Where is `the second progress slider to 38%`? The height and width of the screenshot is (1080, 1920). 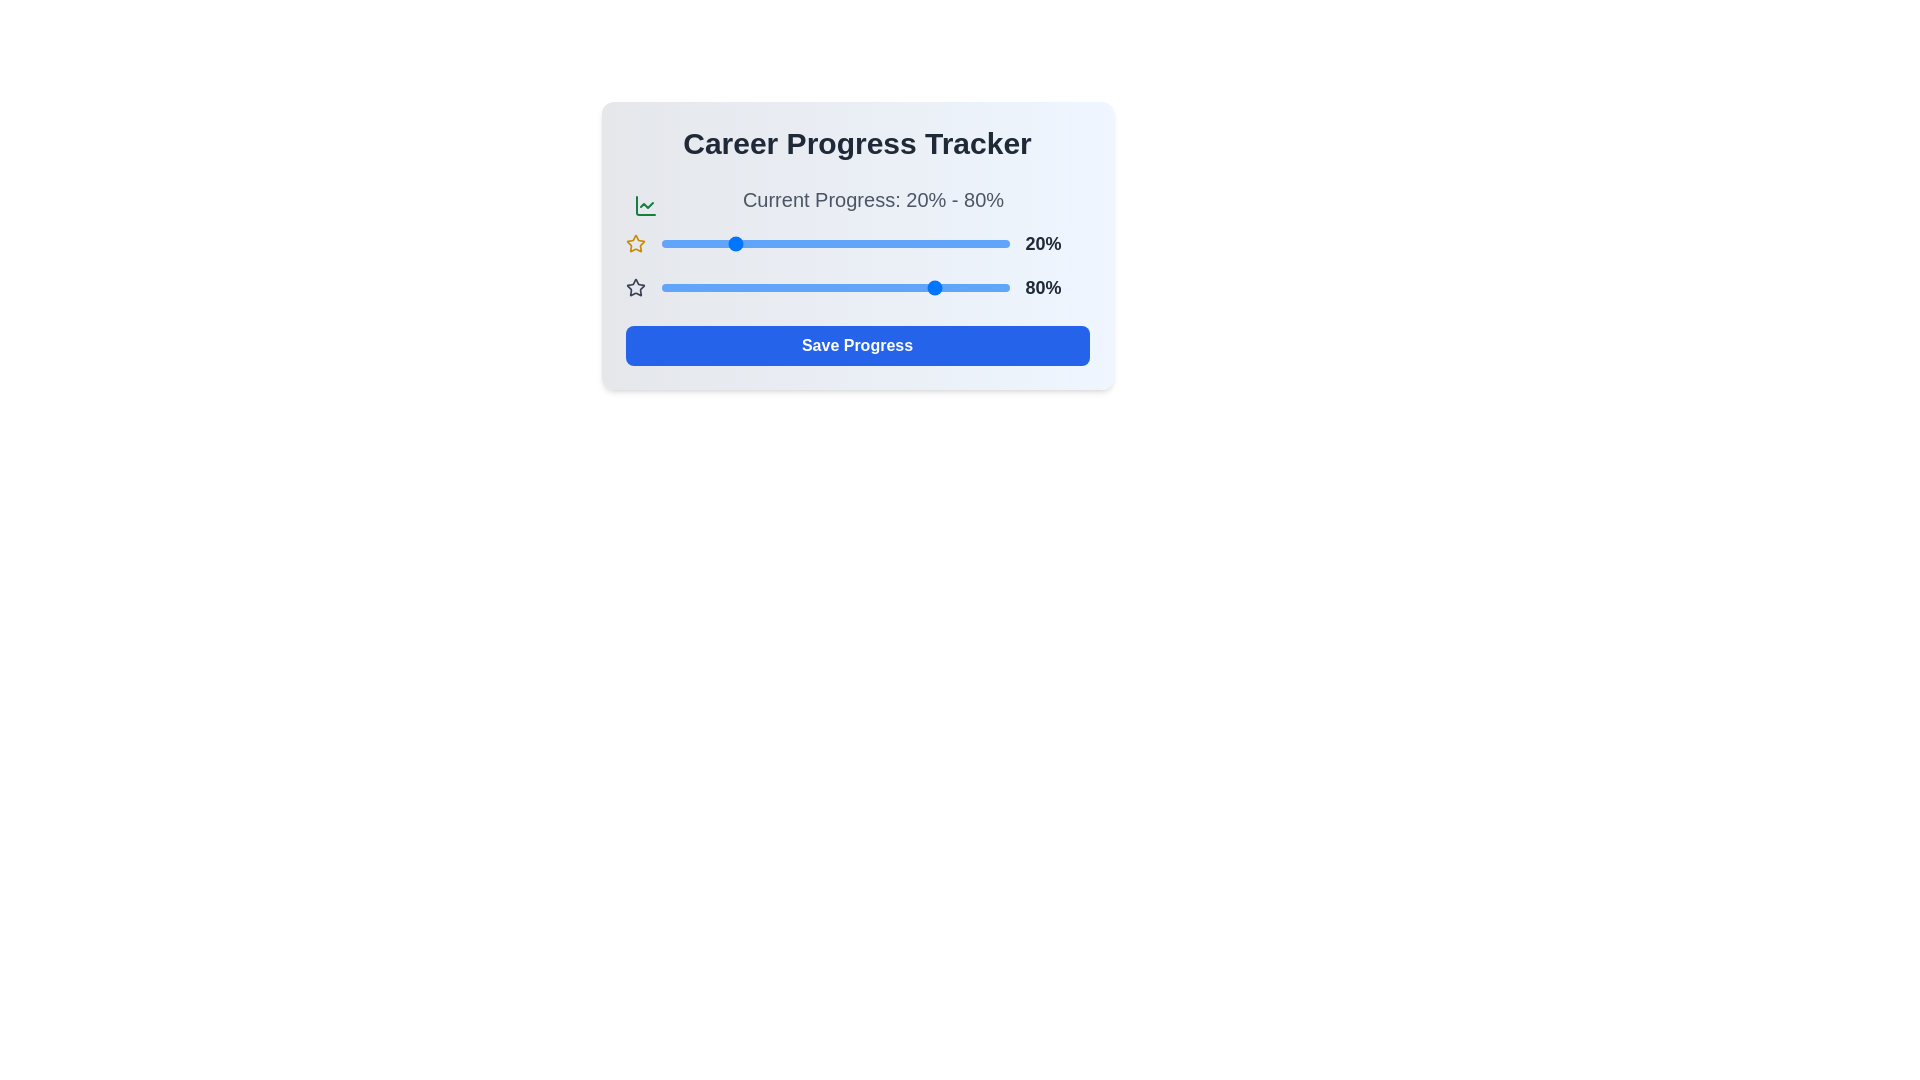
the second progress slider to 38% is located at coordinates (792, 288).